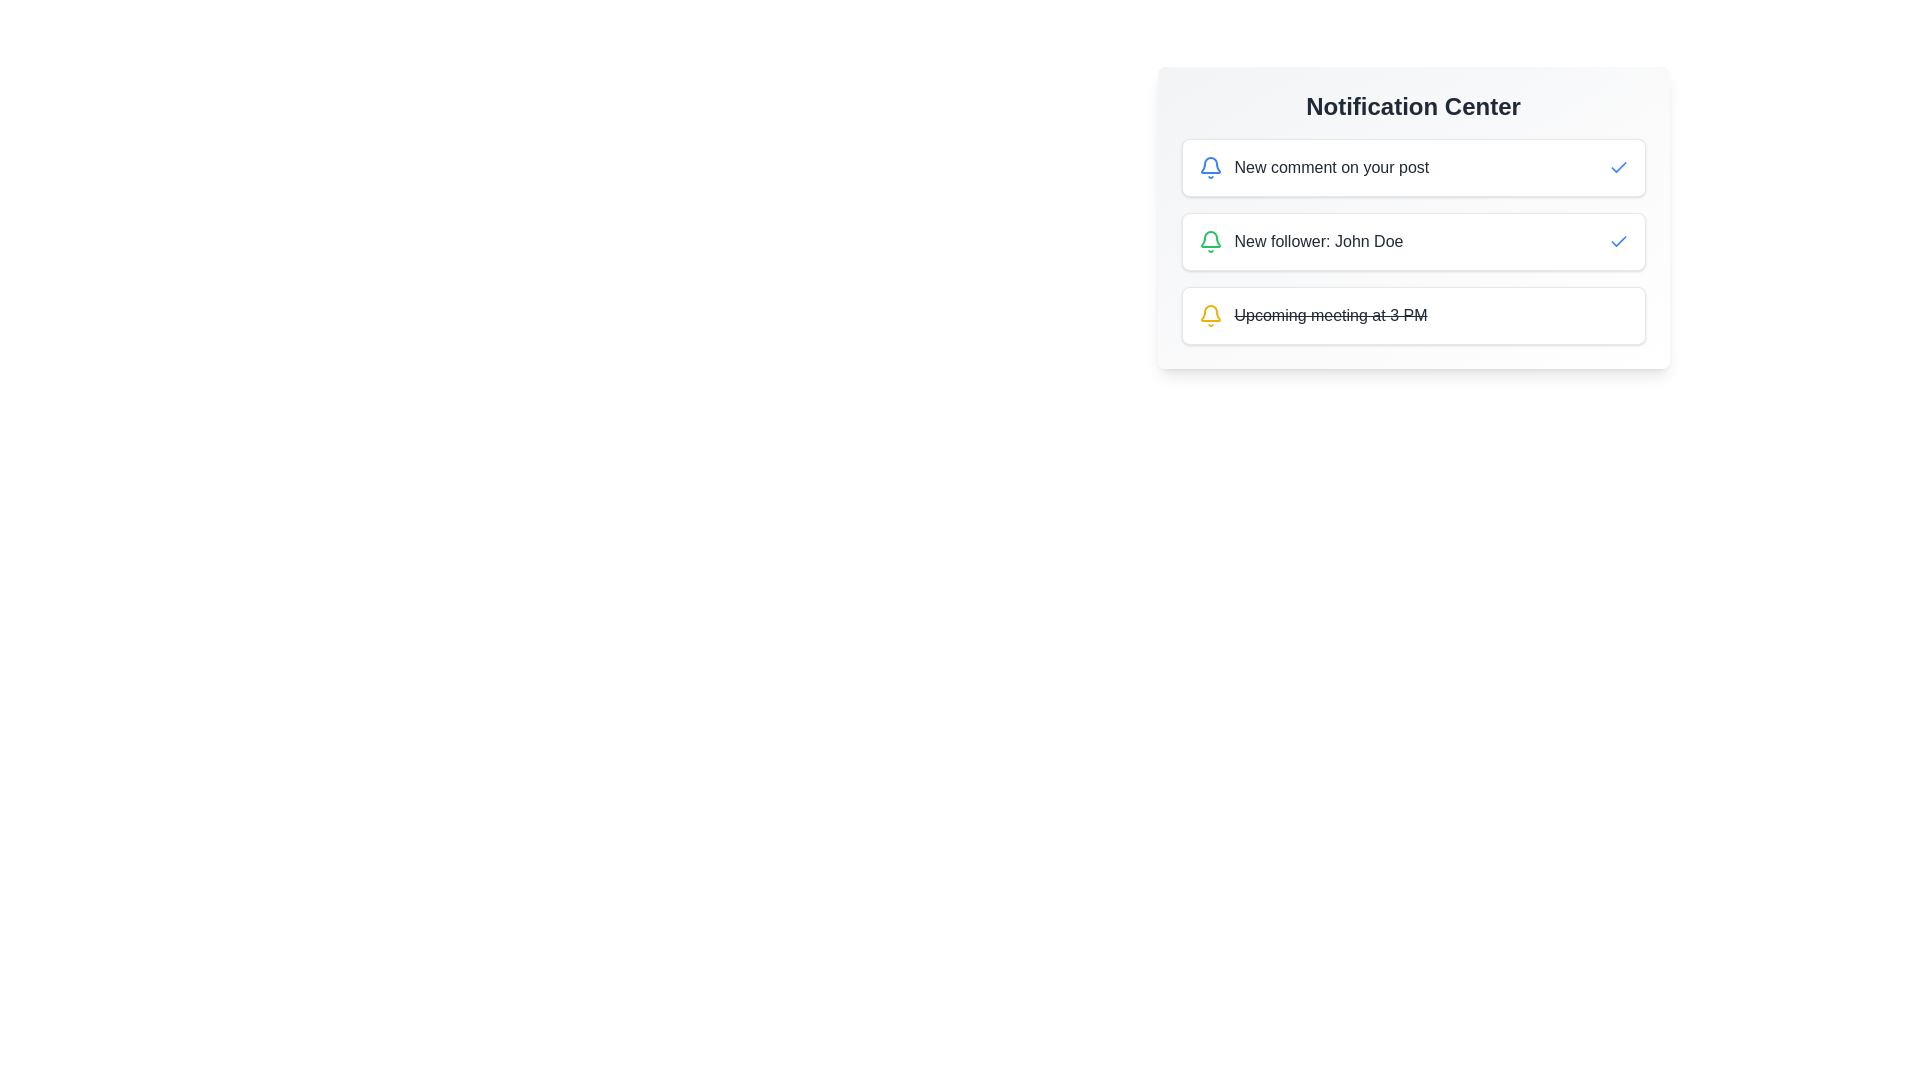  What do you see at coordinates (1209, 241) in the screenshot?
I see `the green notification bell icon located to the left of the text 'New follower: John Doe' in the Notification Center` at bounding box center [1209, 241].